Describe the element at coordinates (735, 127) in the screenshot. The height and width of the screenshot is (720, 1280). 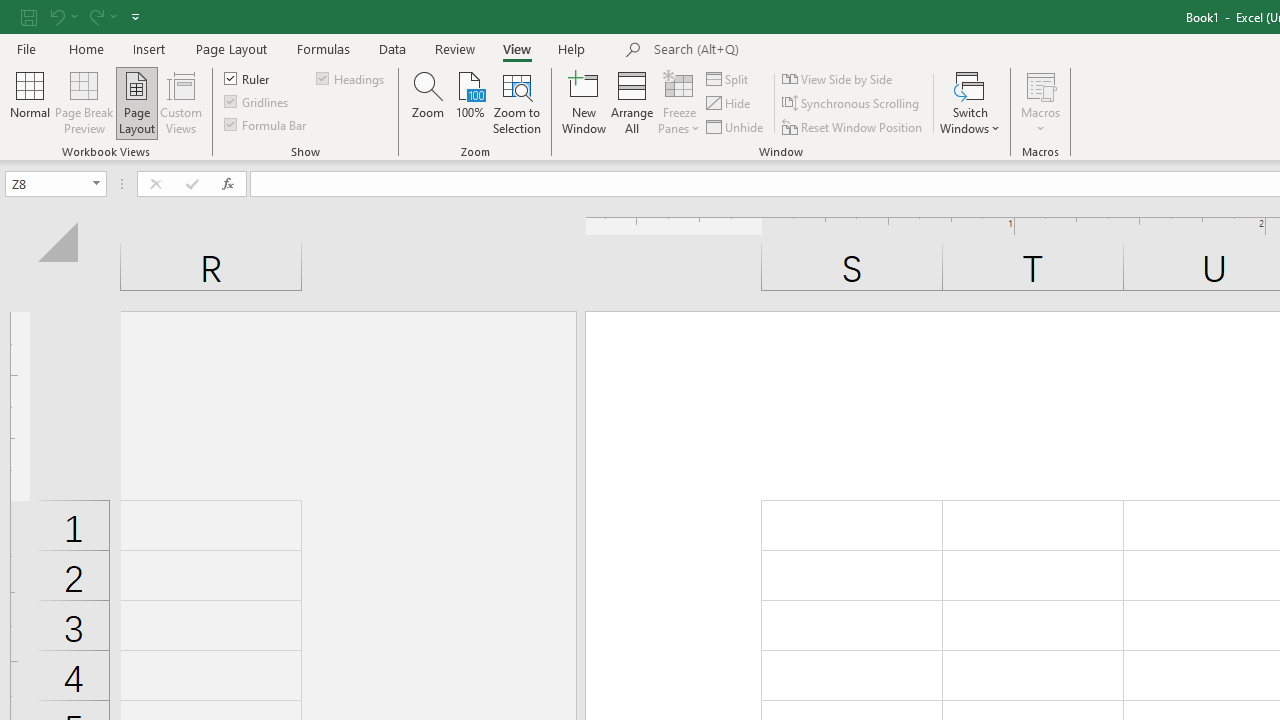
I see `'Unhide...'` at that location.